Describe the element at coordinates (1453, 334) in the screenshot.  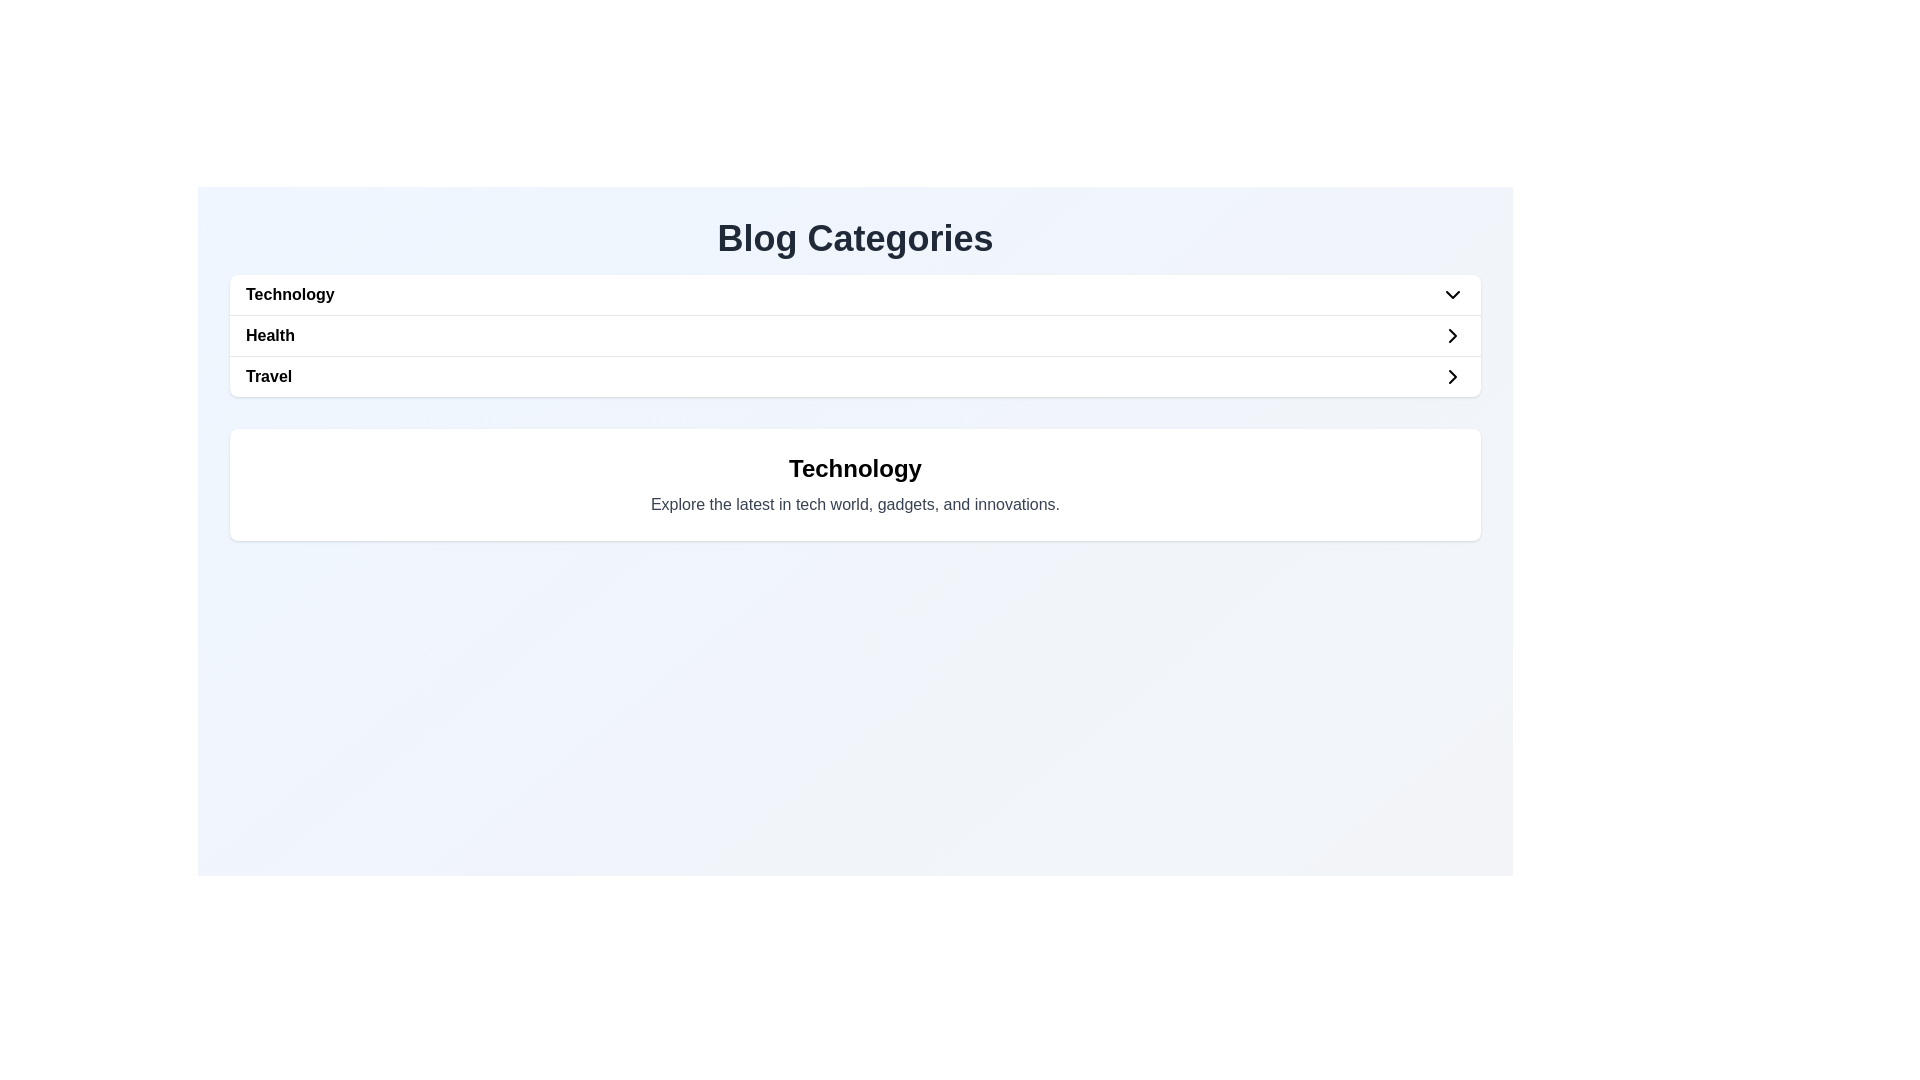
I see `the rightward-pointing chevron icon located in the 'Health' category` at that location.